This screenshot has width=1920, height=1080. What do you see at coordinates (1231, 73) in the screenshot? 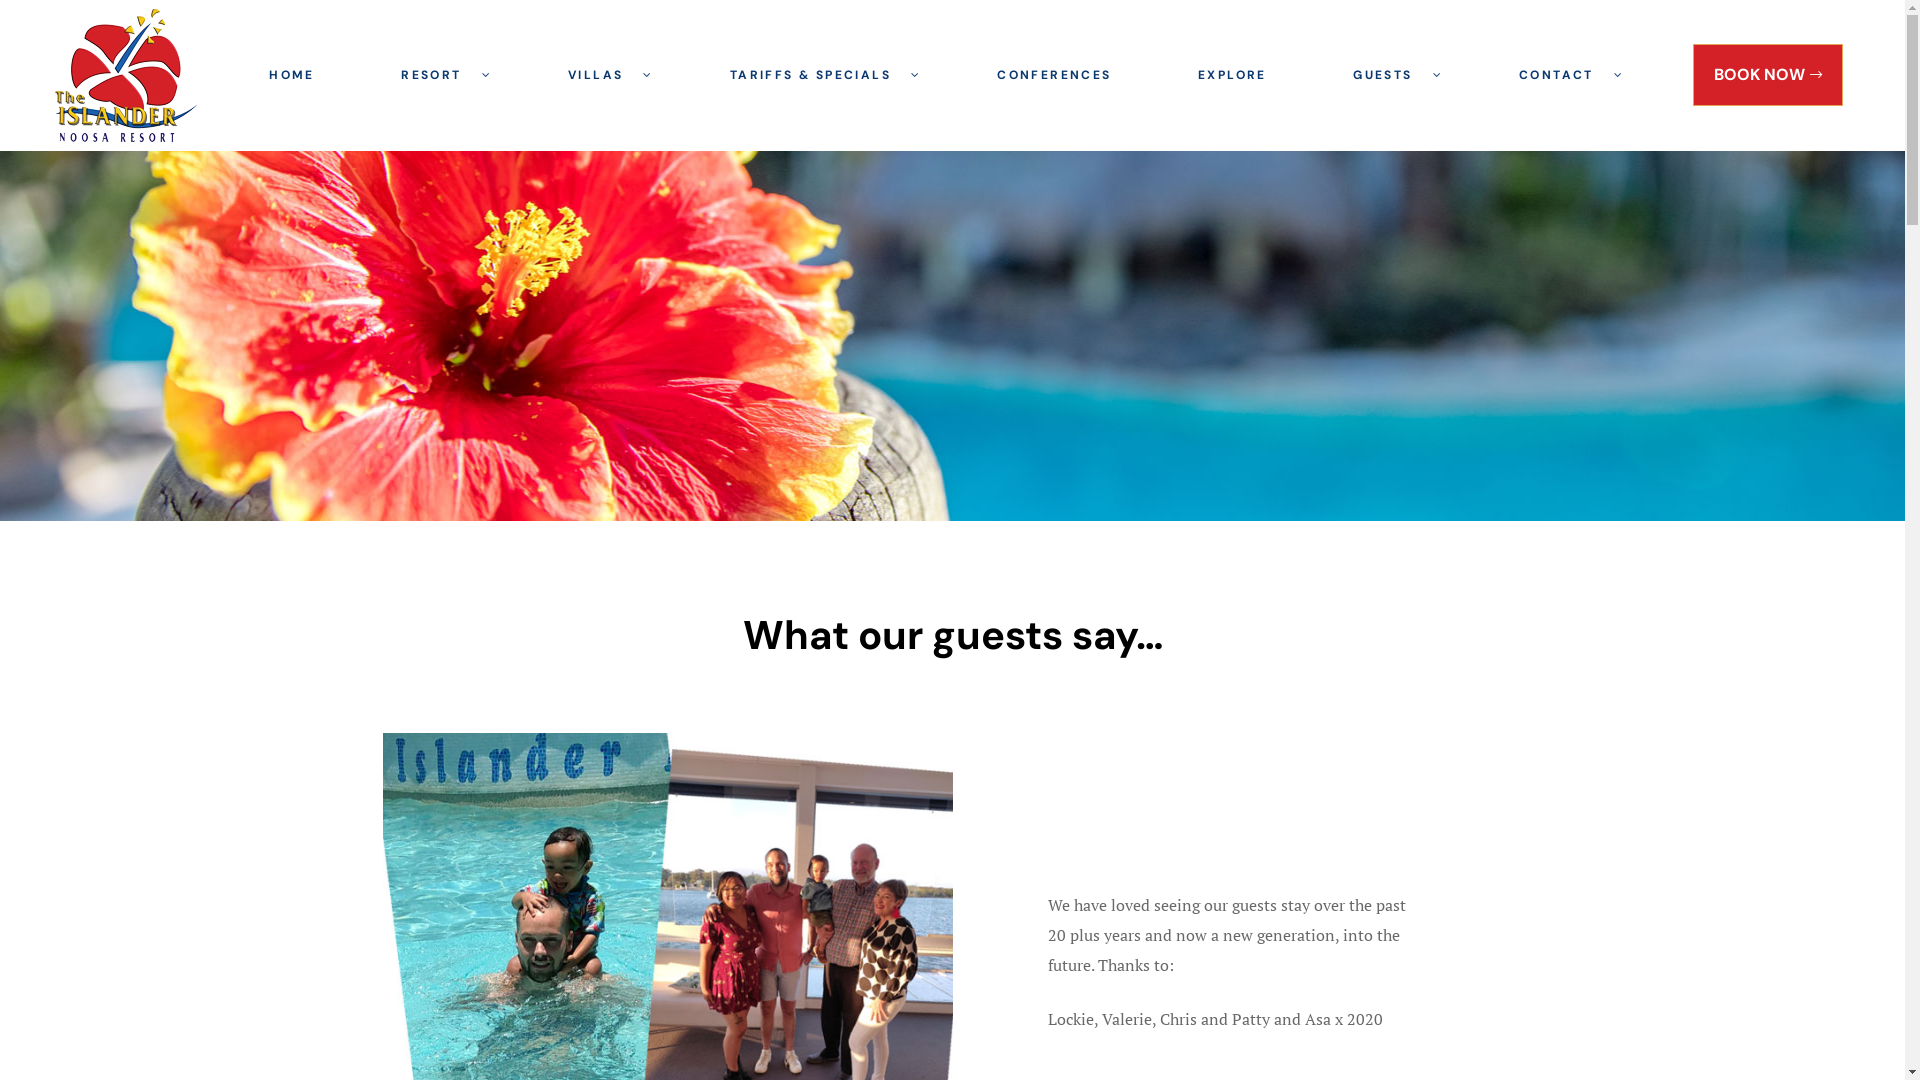
I see `'EXPLORE'` at bounding box center [1231, 73].